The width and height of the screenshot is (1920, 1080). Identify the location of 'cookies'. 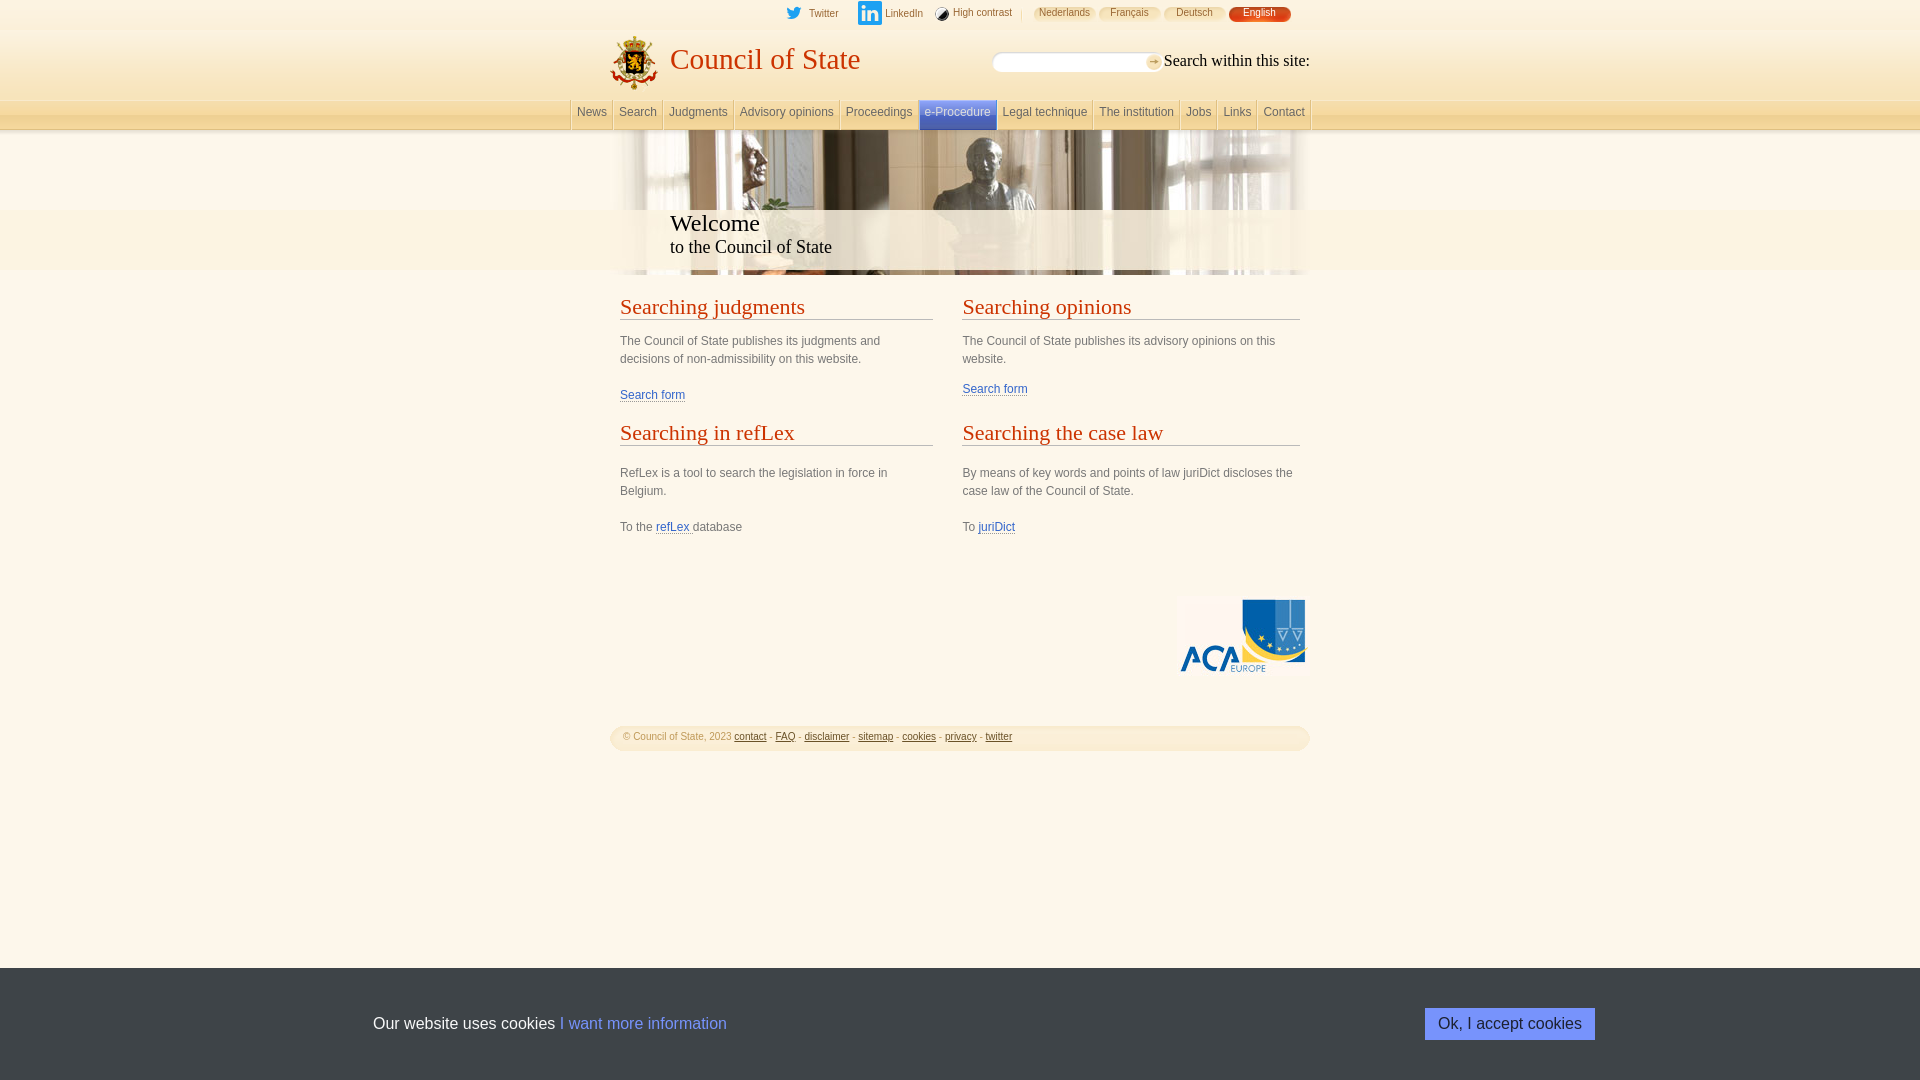
(917, 736).